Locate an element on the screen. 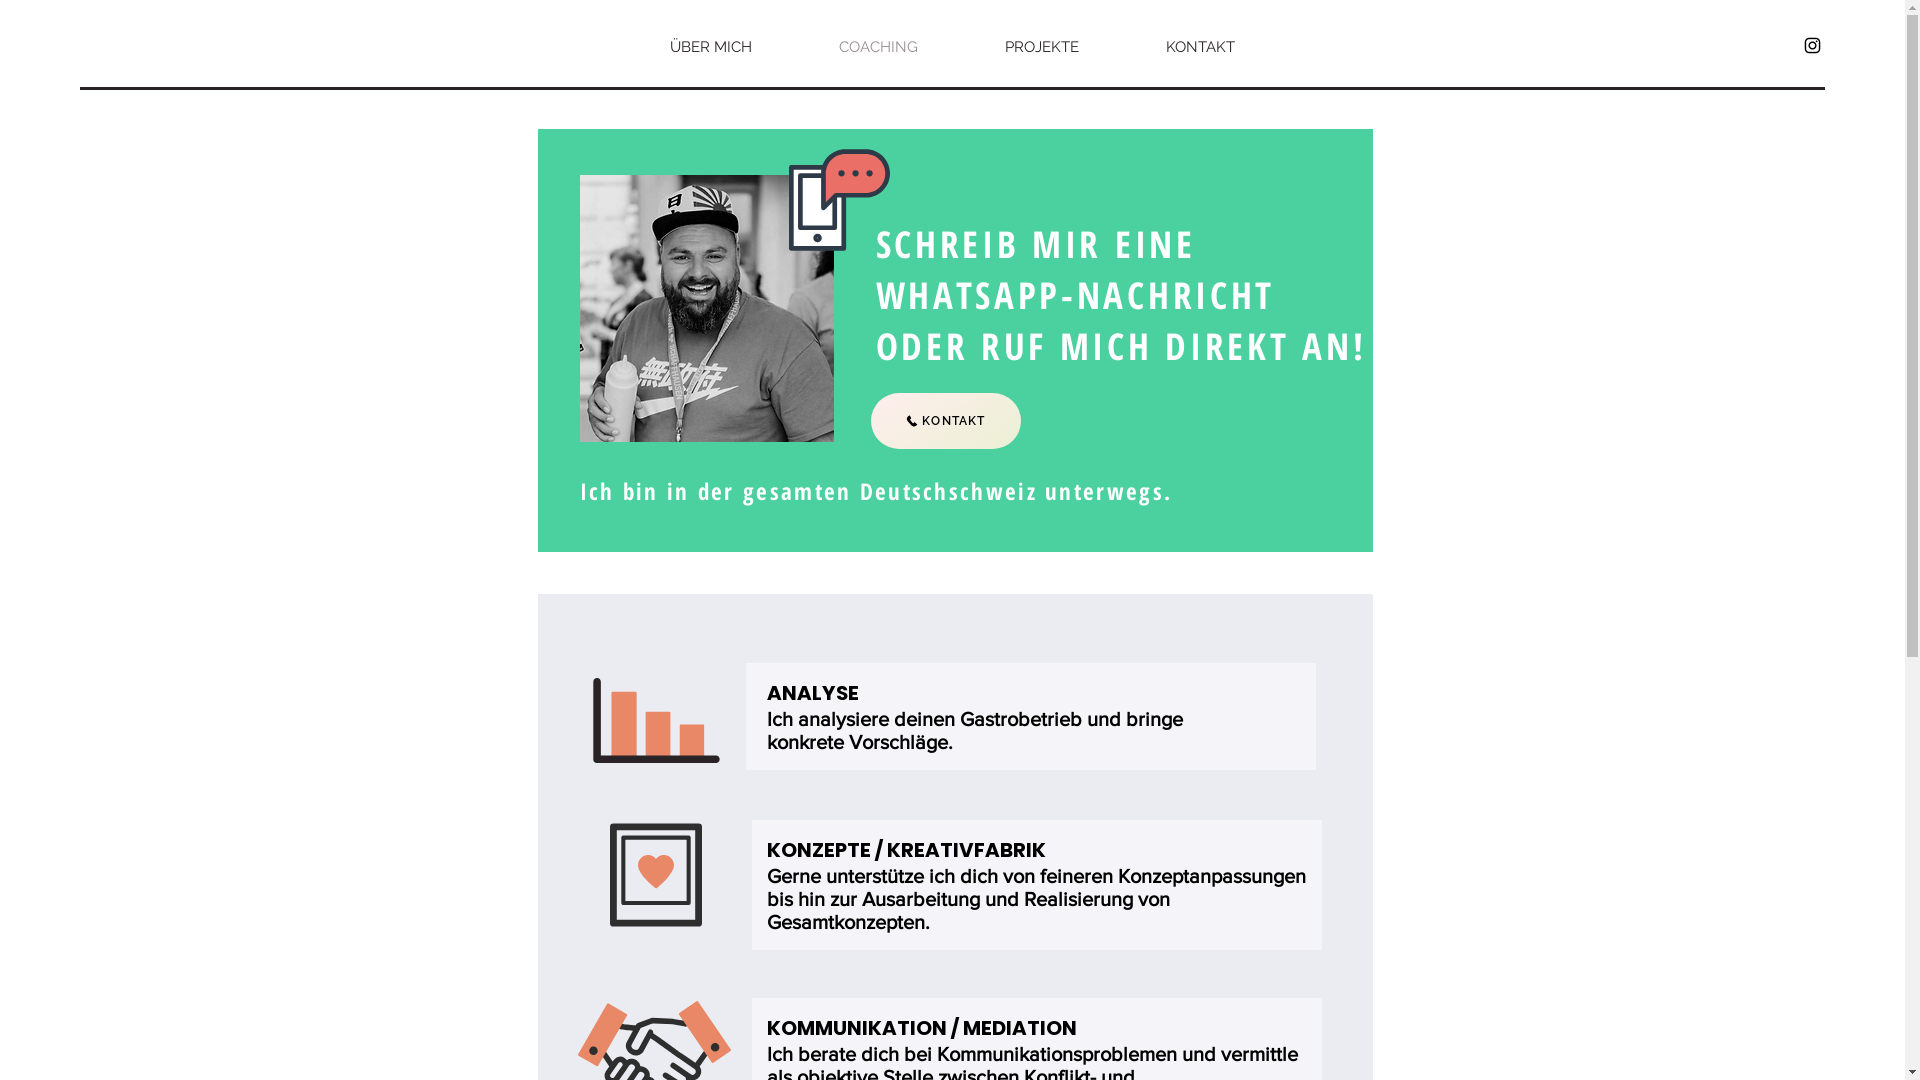 The height and width of the screenshot is (1080, 1920). 'KONTAKT' is located at coordinates (944, 419).